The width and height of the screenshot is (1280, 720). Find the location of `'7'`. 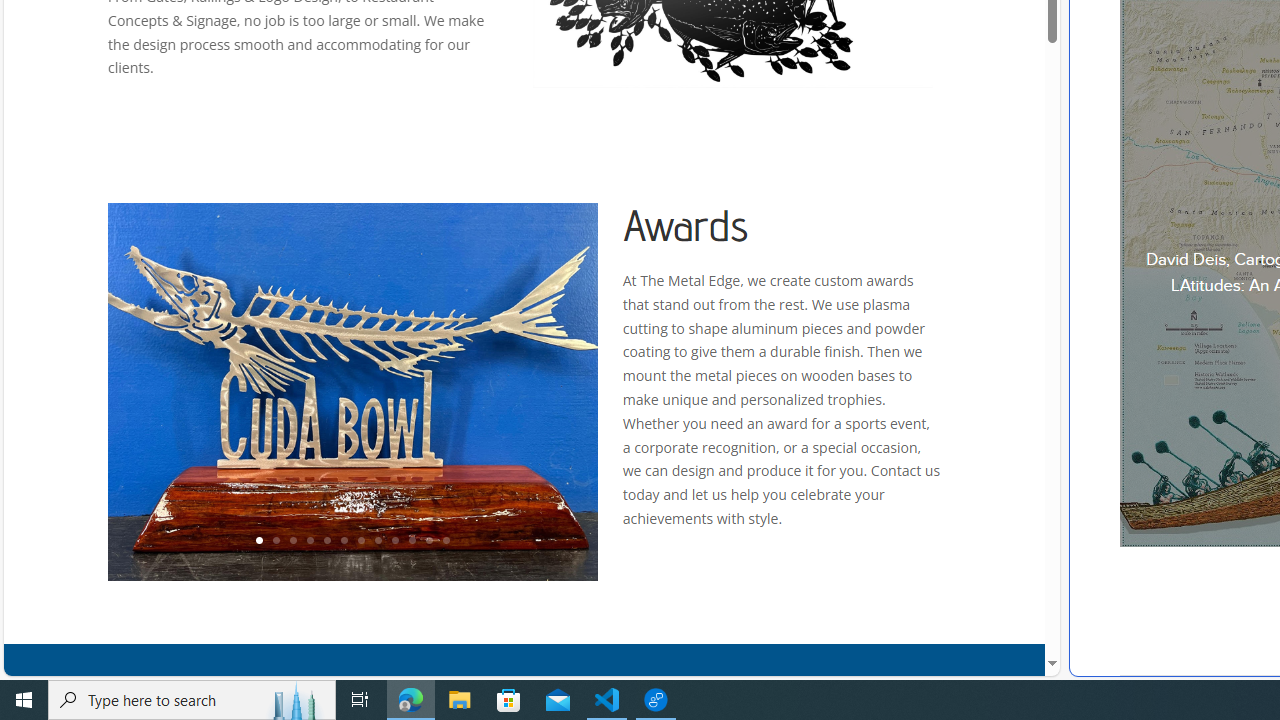

'7' is located at coordinates (360, 541).